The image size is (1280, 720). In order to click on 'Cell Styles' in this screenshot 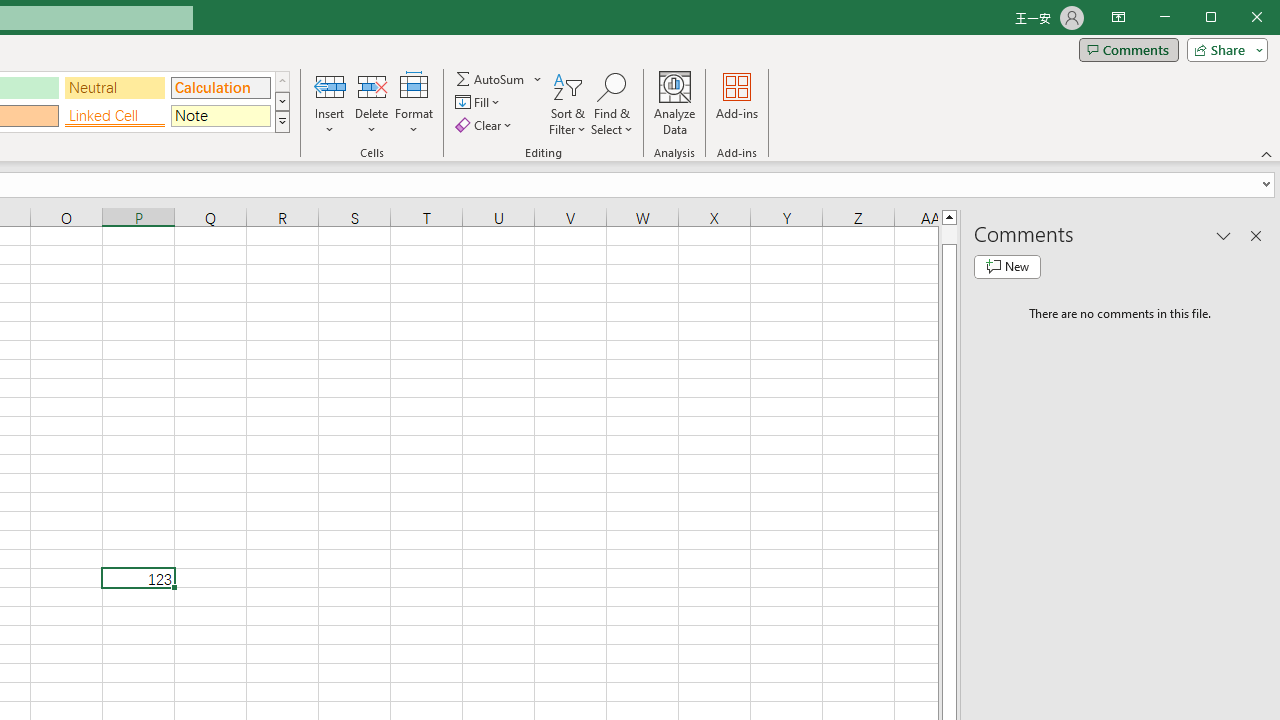, I will do `click(281, 122)`.